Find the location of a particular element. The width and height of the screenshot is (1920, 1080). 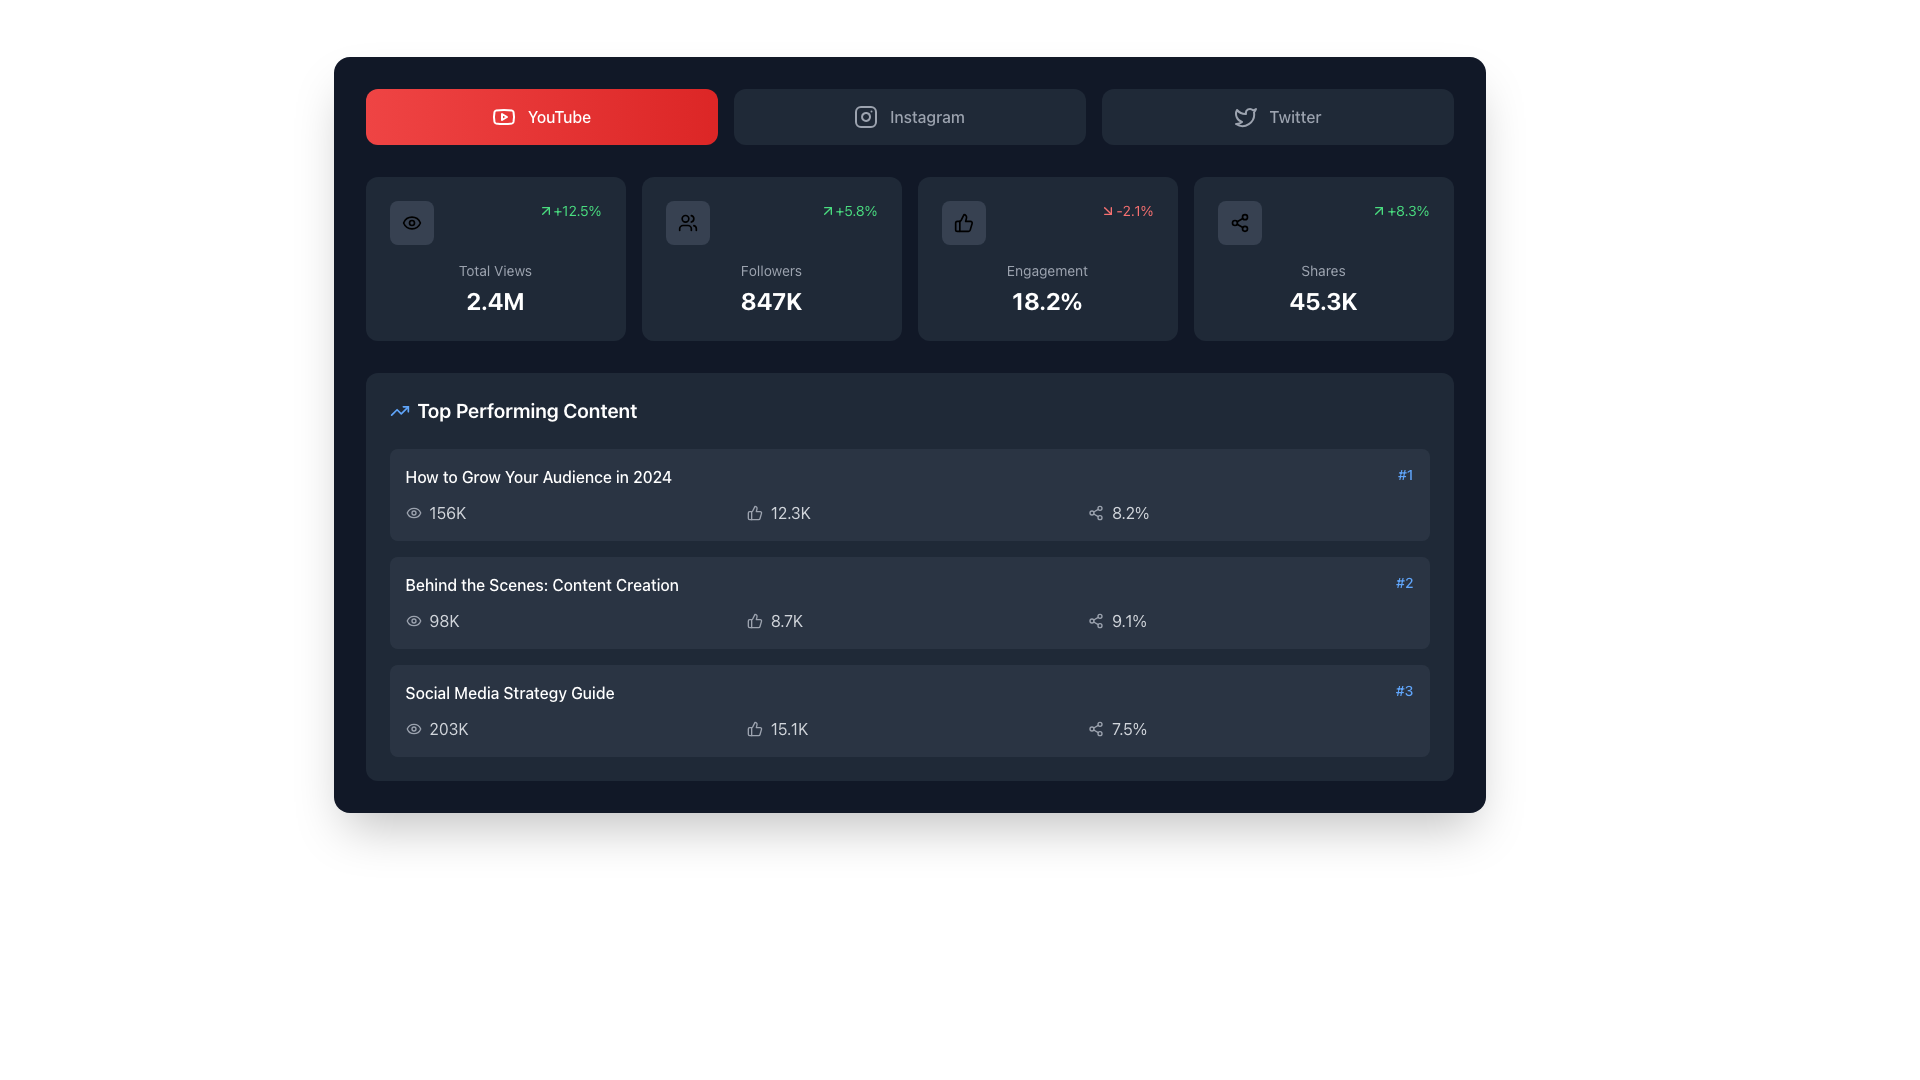

the textual and iconographic display element that shows '-2.1%' in red font, located in the middle right section of the engagement statistics panel is located at coordinates (1126, 211).